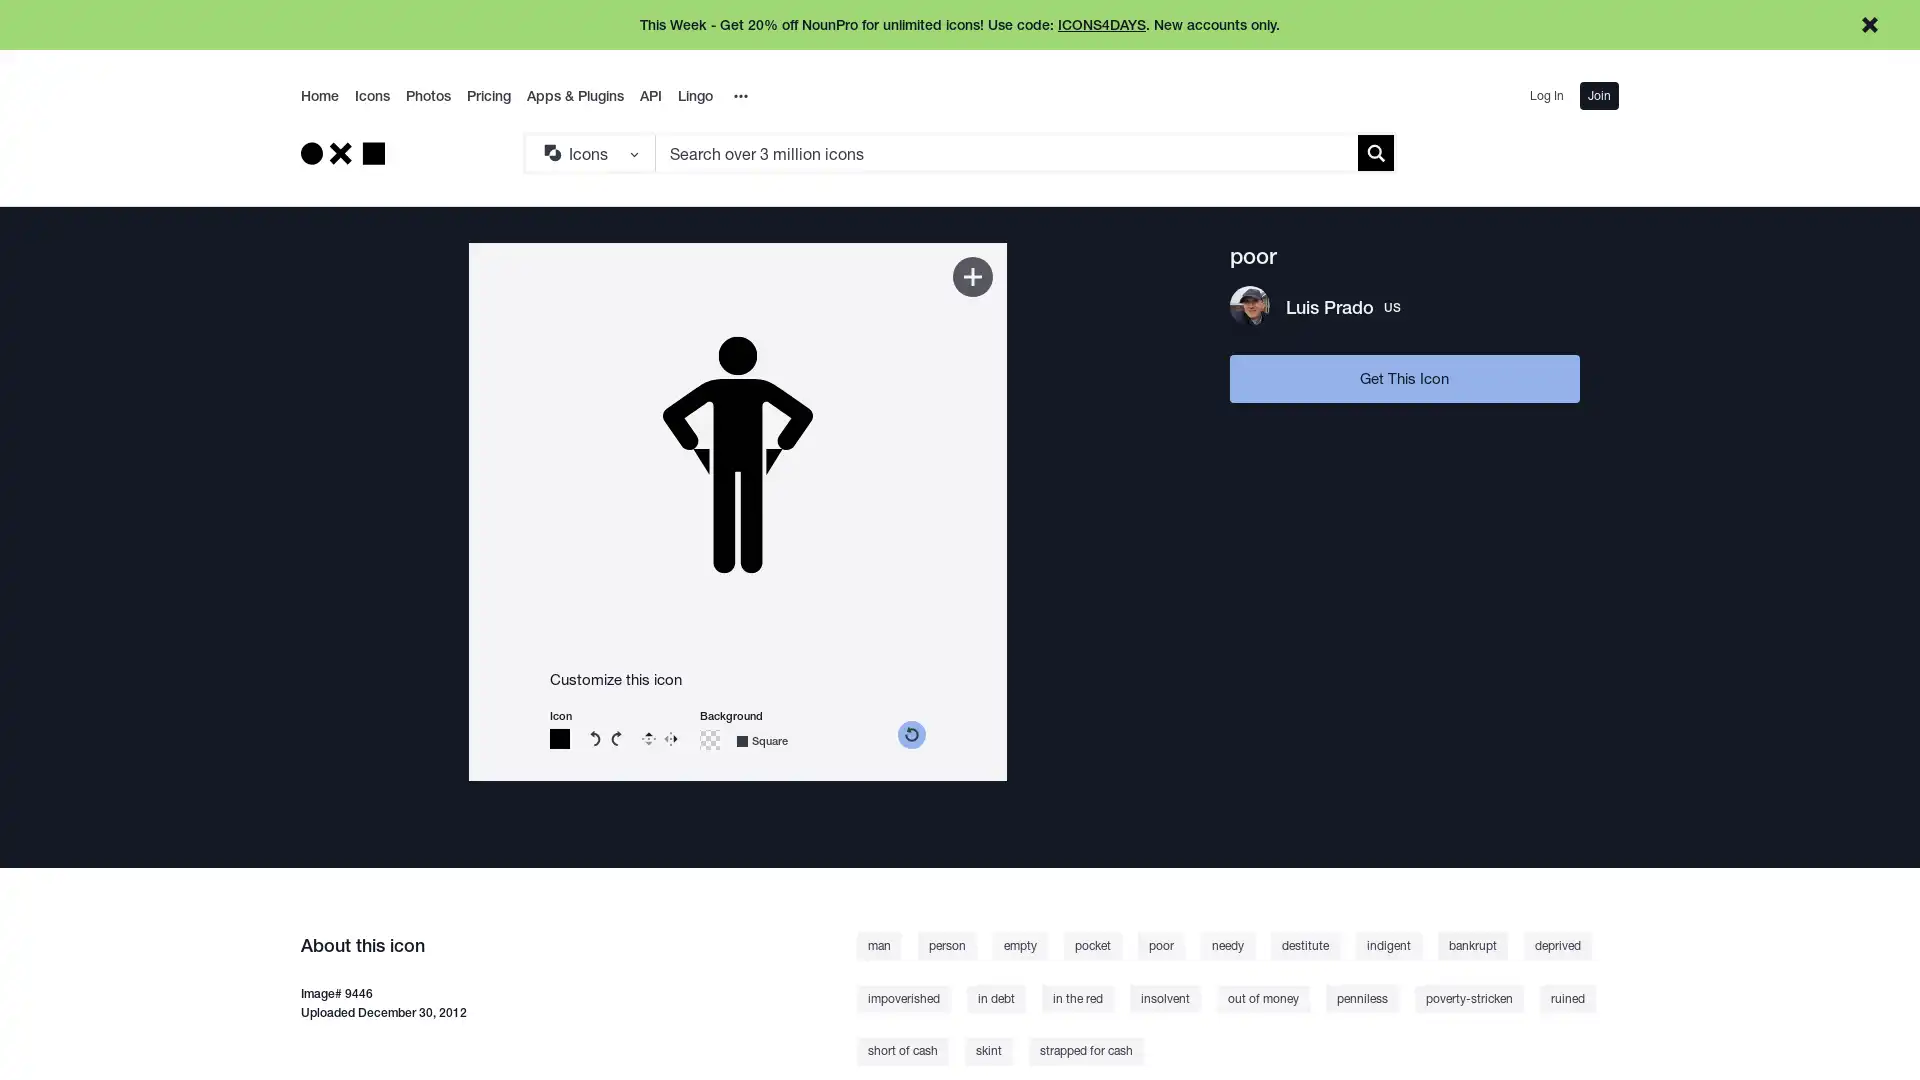 The height and width of the screenshot is (1080, 1920). What do you see at coordinates (1373, 152) in the screenshot?
I see `Submit search term` at bounding box center [1373, 152].